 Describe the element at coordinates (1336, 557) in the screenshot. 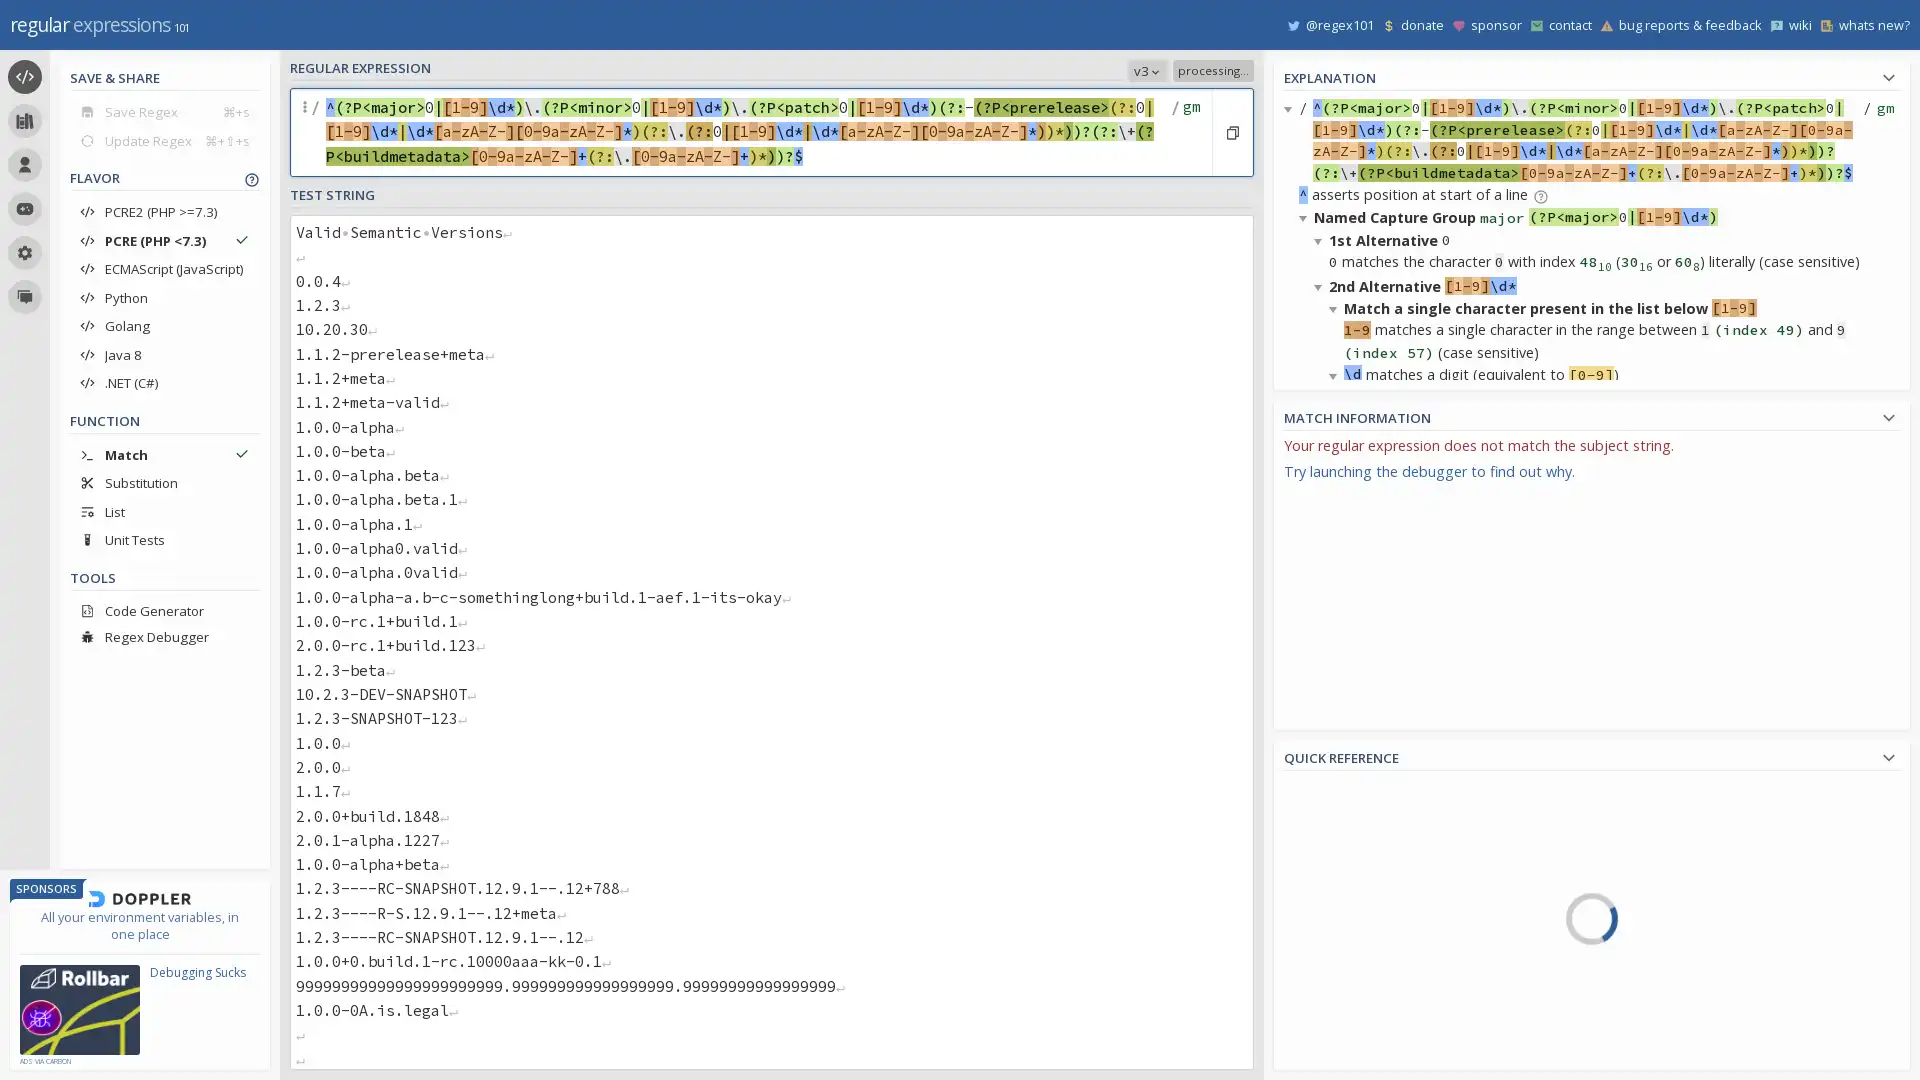

I see `Collapse Subtree` at that location.